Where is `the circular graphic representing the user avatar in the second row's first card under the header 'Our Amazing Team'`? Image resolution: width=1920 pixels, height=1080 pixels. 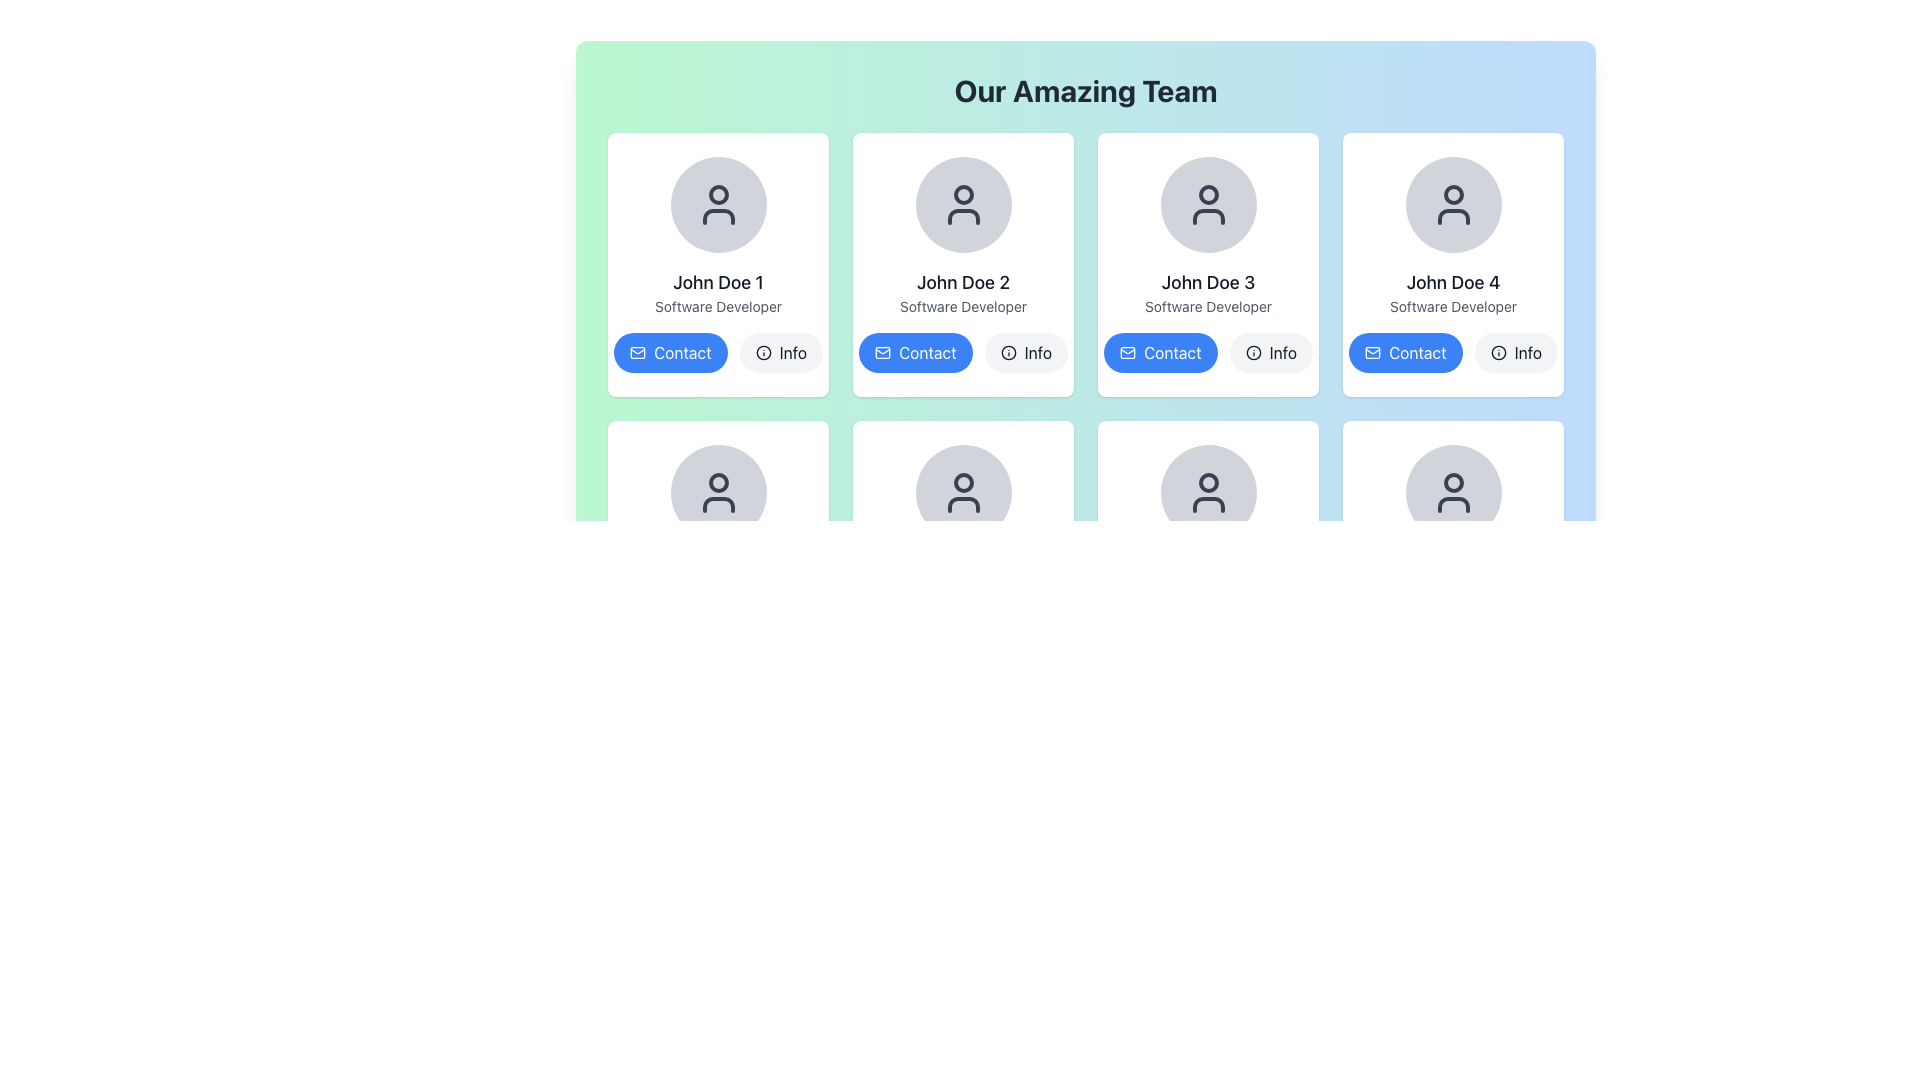 the circular graphic representing the user avatar in the second row's first card under the header 'Our Amazing Team' is located at coordinates (718, 482).